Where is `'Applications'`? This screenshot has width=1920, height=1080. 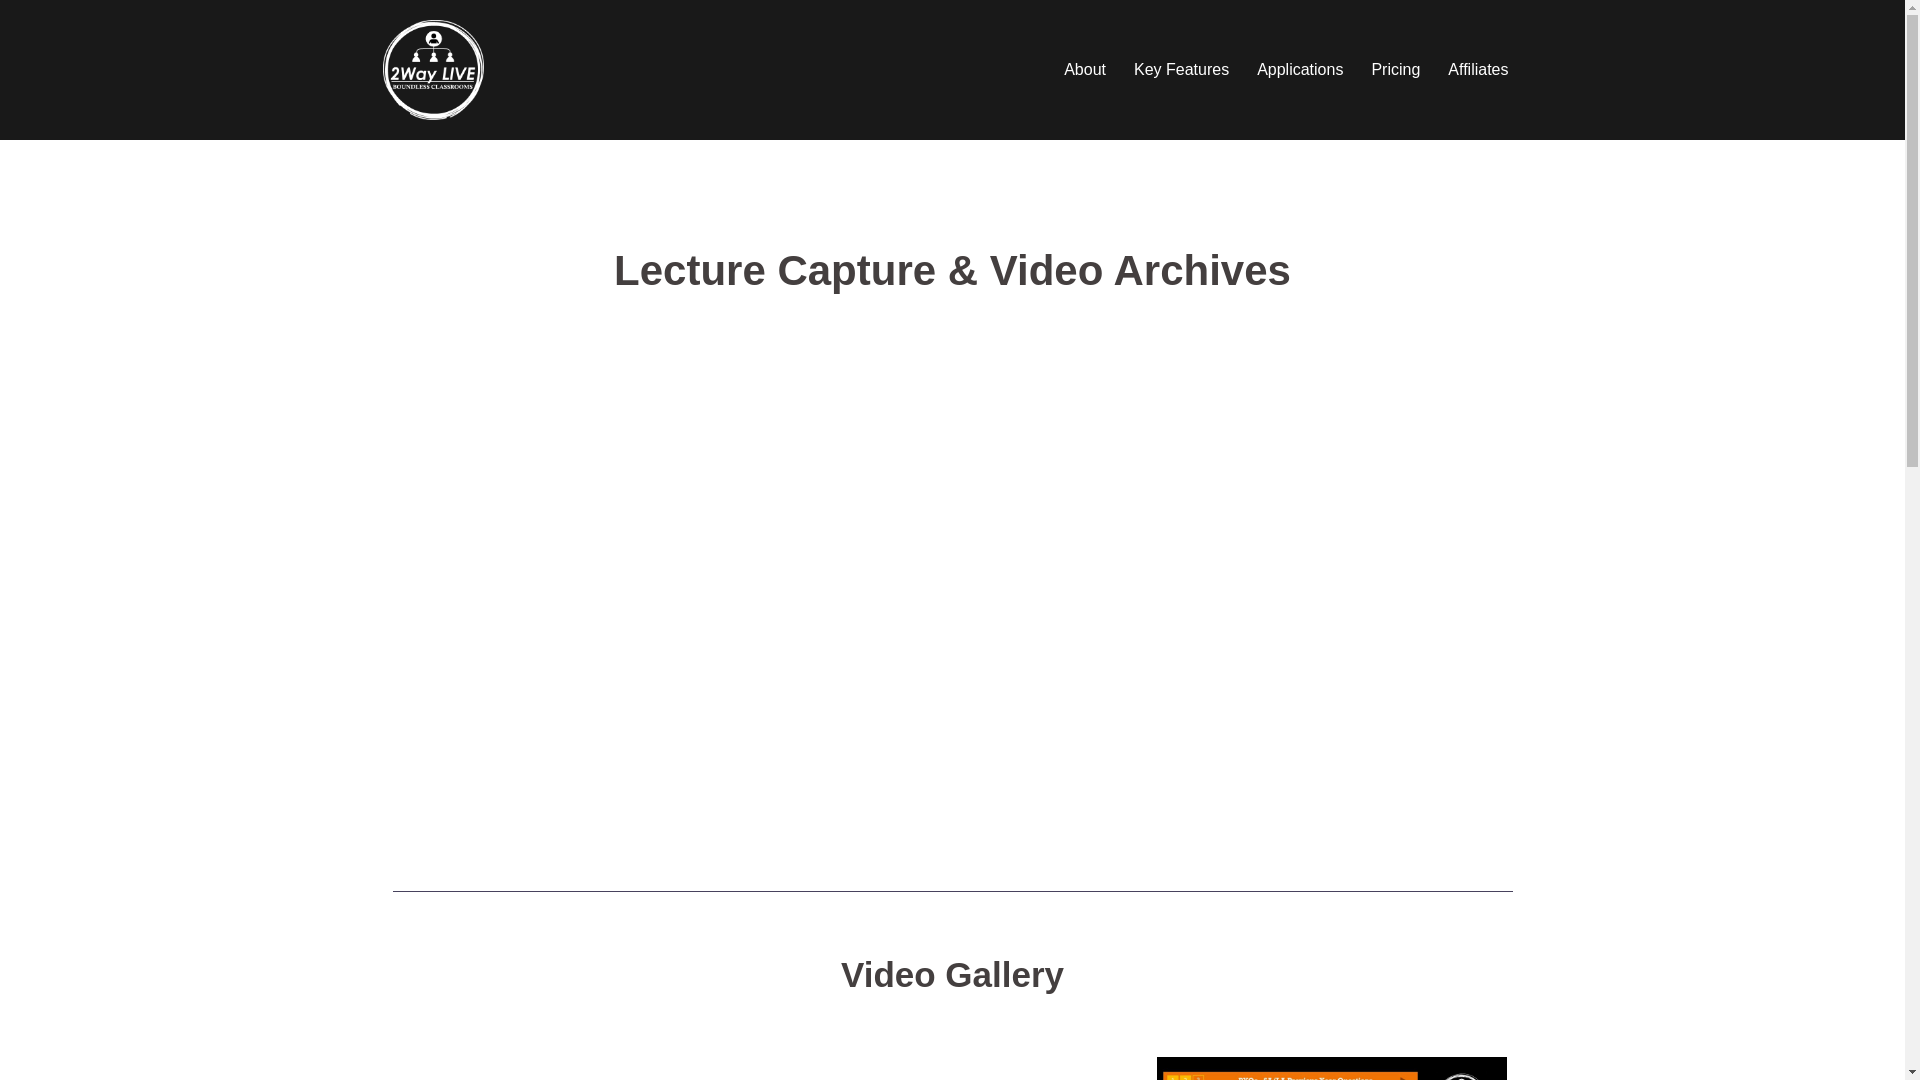
'Applications' is located at coordinates (1300, 68).